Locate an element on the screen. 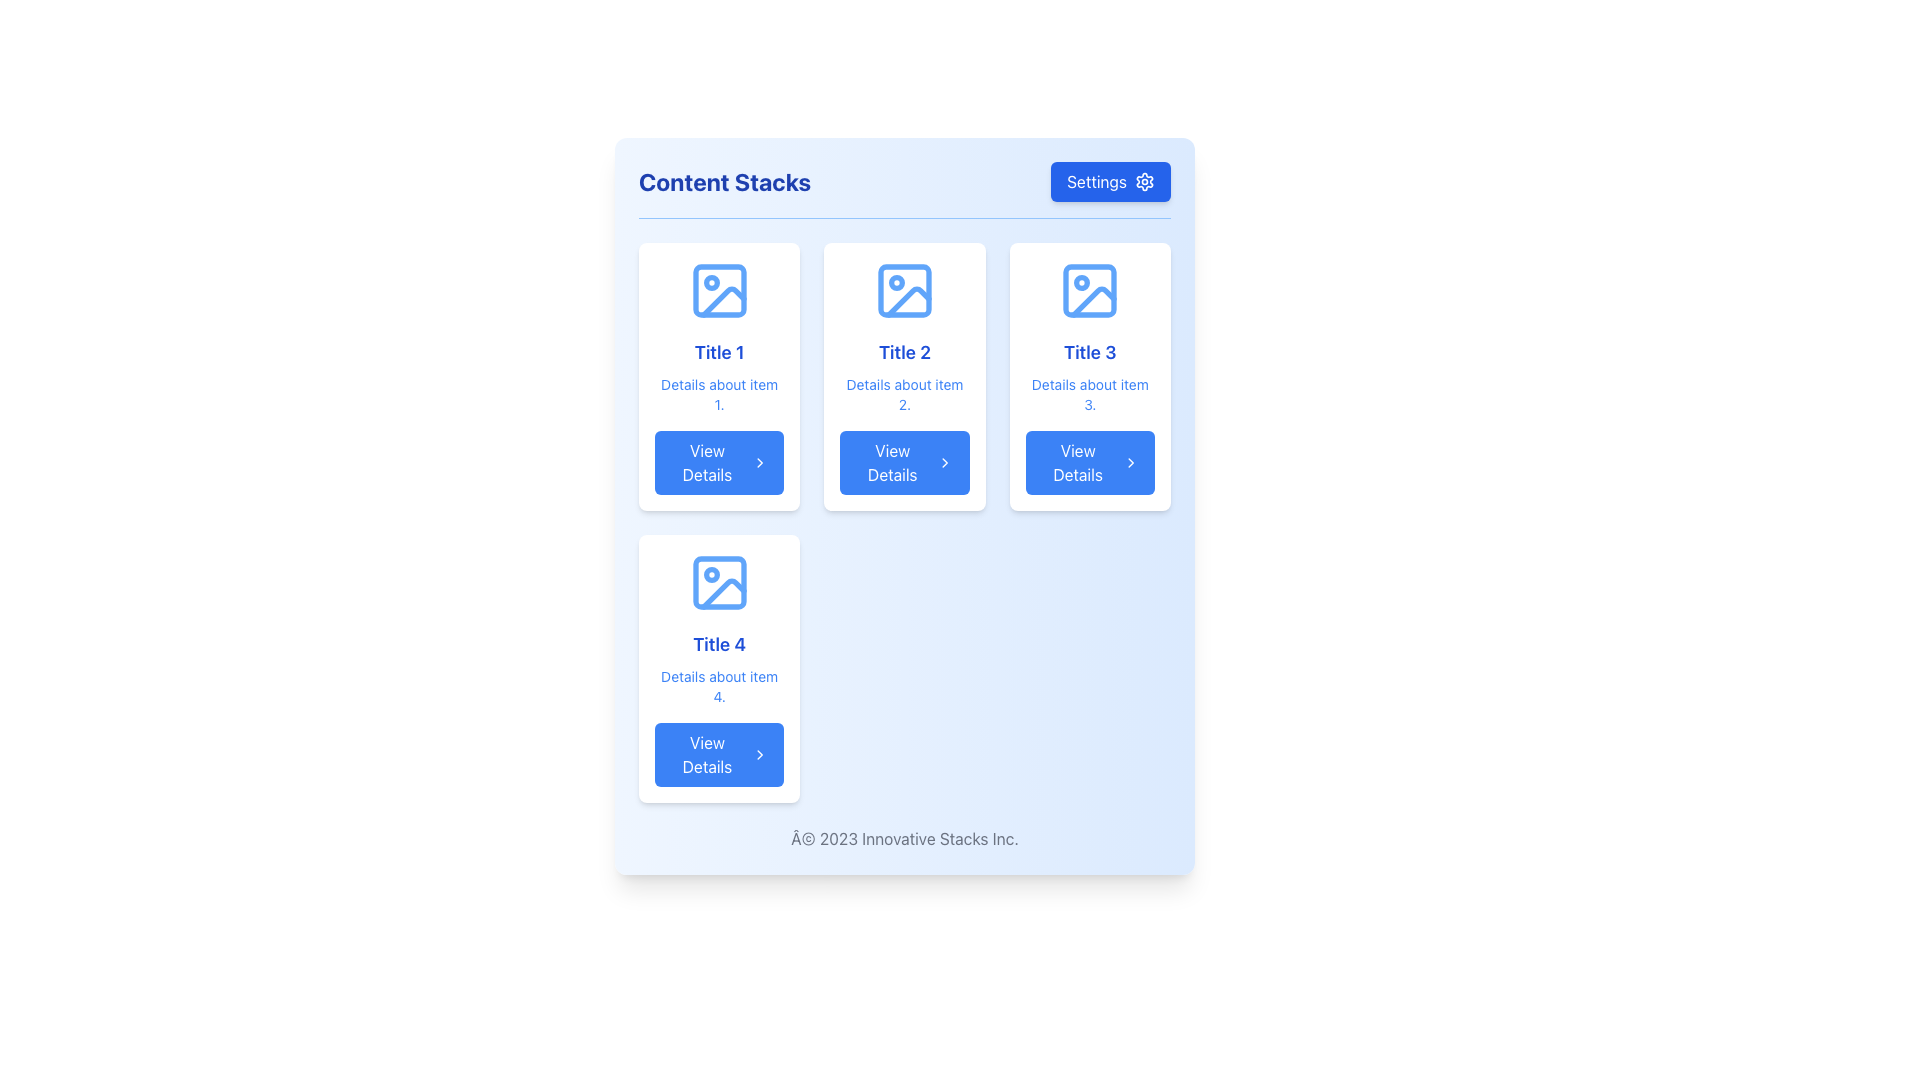  heading text 'Title 2' which is styled in bold and blue color, located in the second card of the top row in the grid layout is located at coordinates (903, 352).